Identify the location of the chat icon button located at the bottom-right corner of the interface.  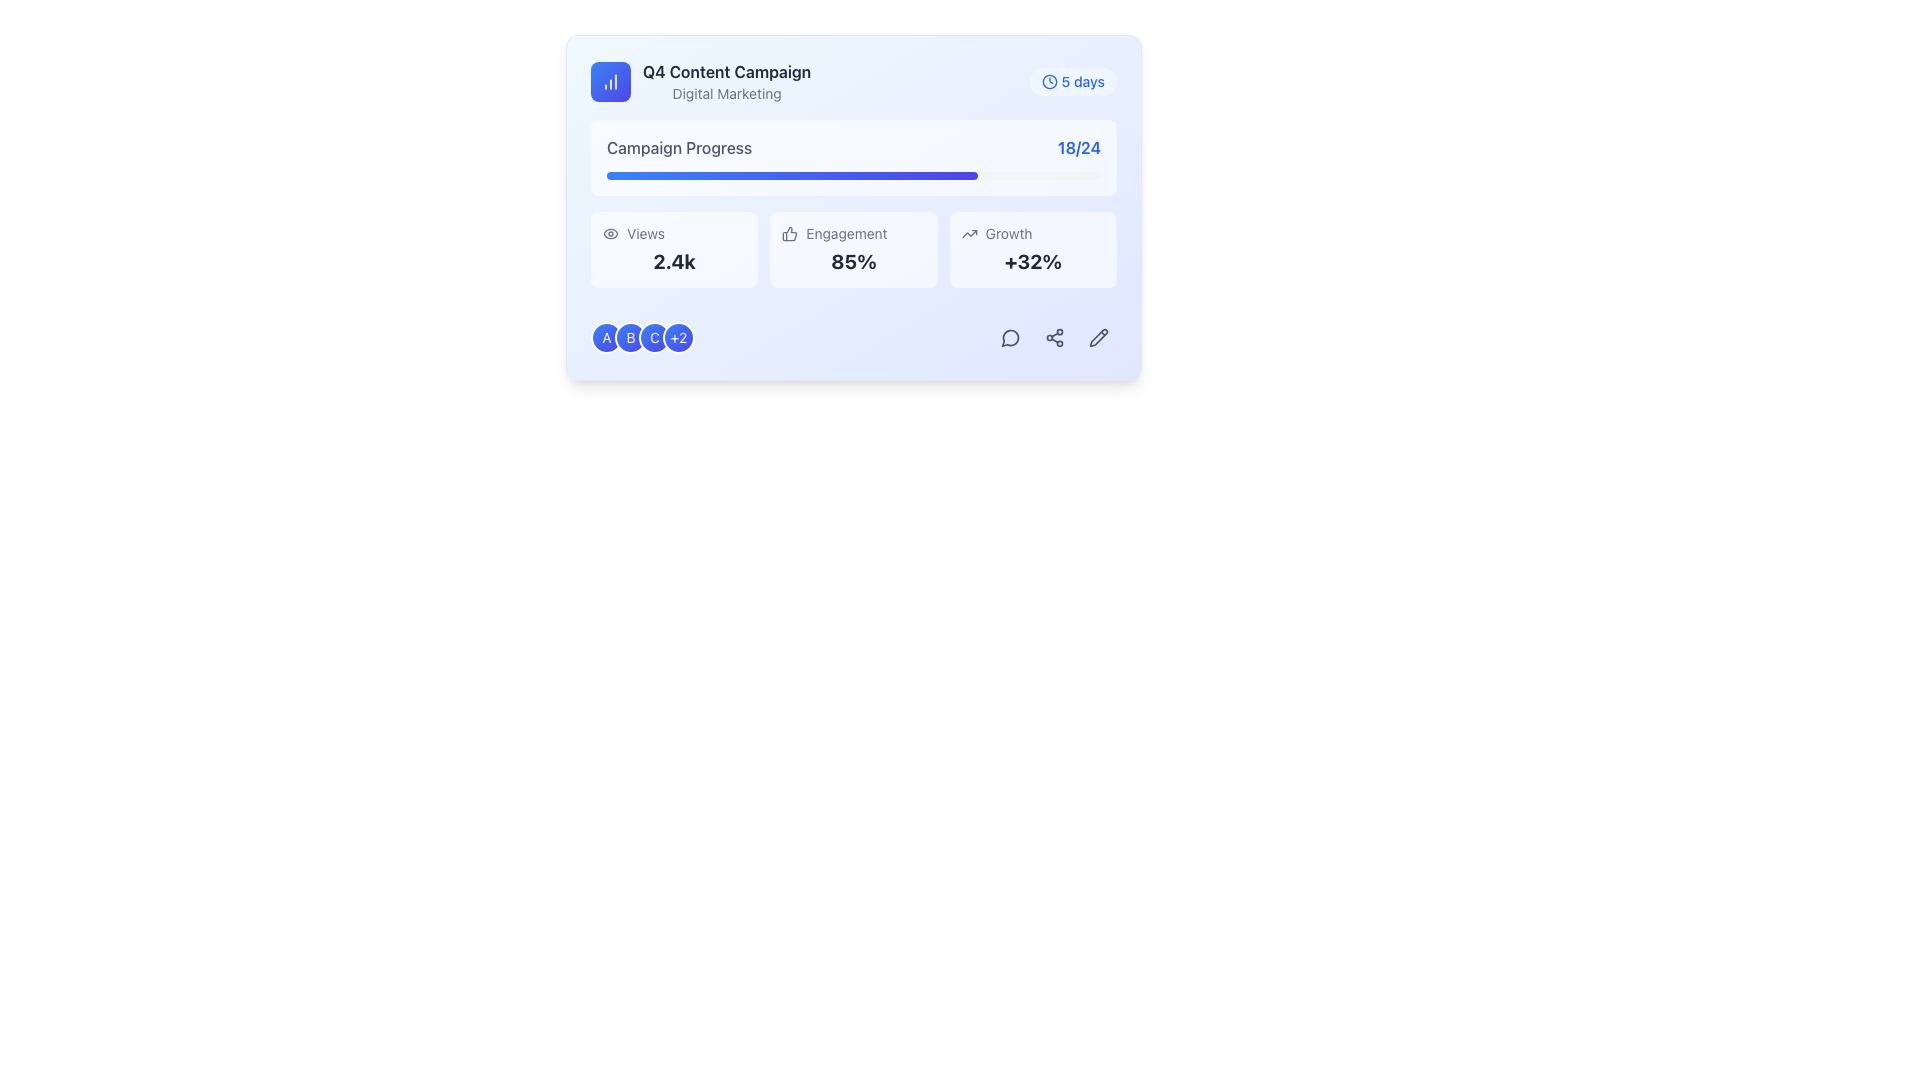
(1011, 337).